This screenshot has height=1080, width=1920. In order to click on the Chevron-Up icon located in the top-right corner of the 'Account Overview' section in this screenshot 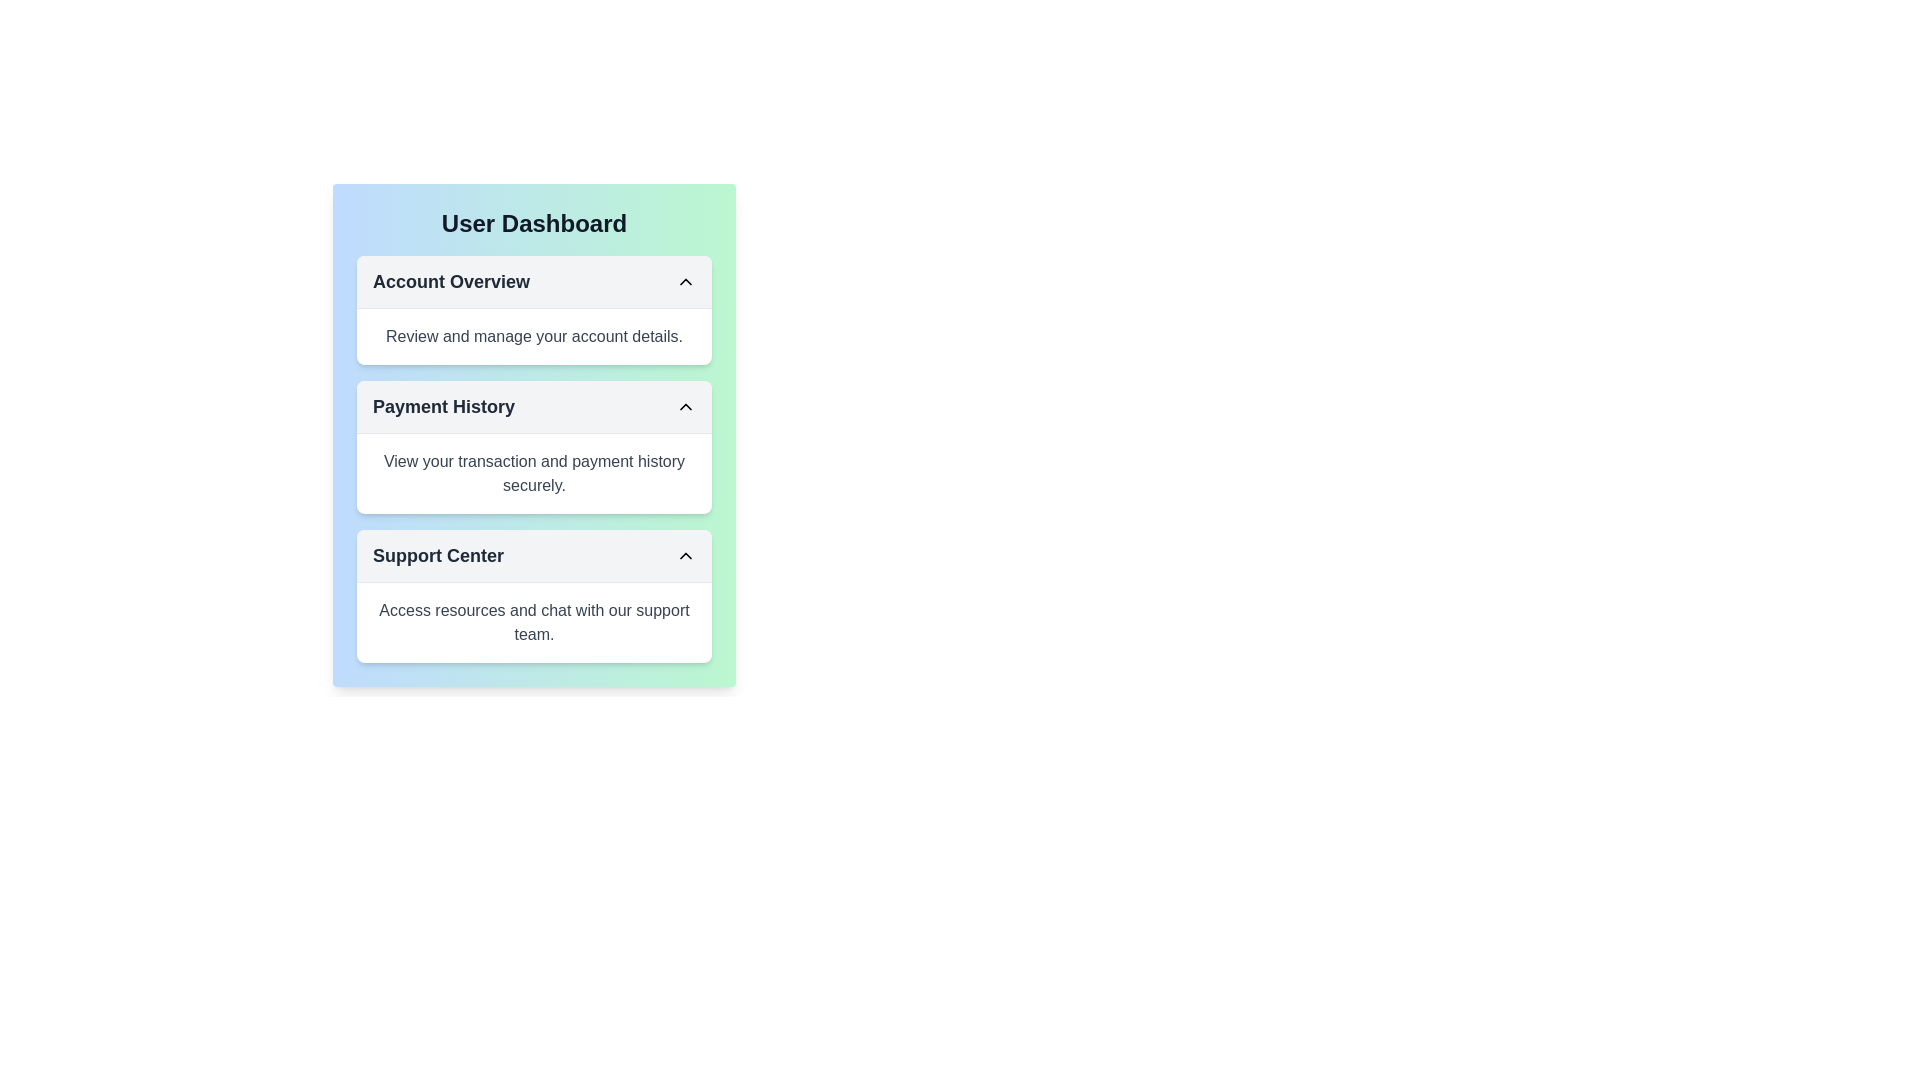, I will do `click(686, 281)`.